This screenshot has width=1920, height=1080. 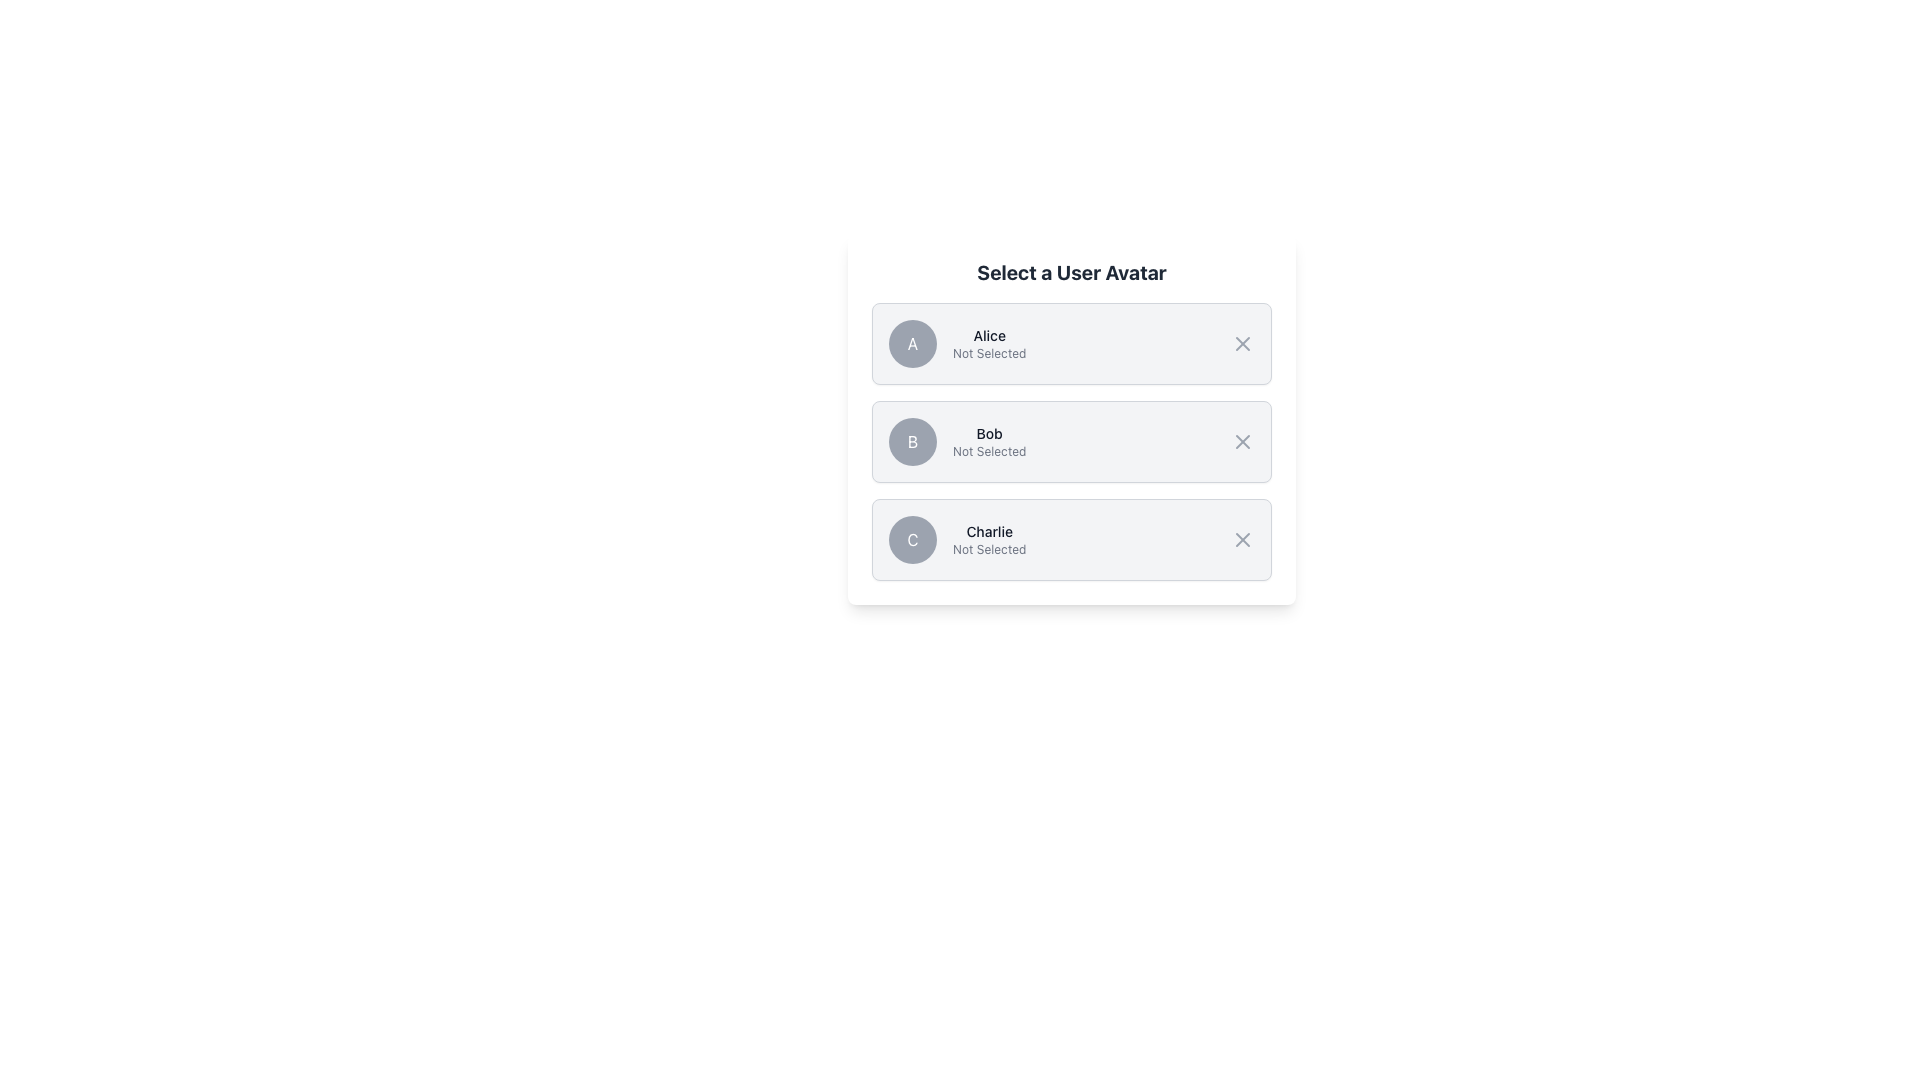 What do you see at coordinates (911, 540) in the screenshot?
I see `the circular avatar placeholder with a gray background and a white 'C' character` at bounding box center [911, 540].